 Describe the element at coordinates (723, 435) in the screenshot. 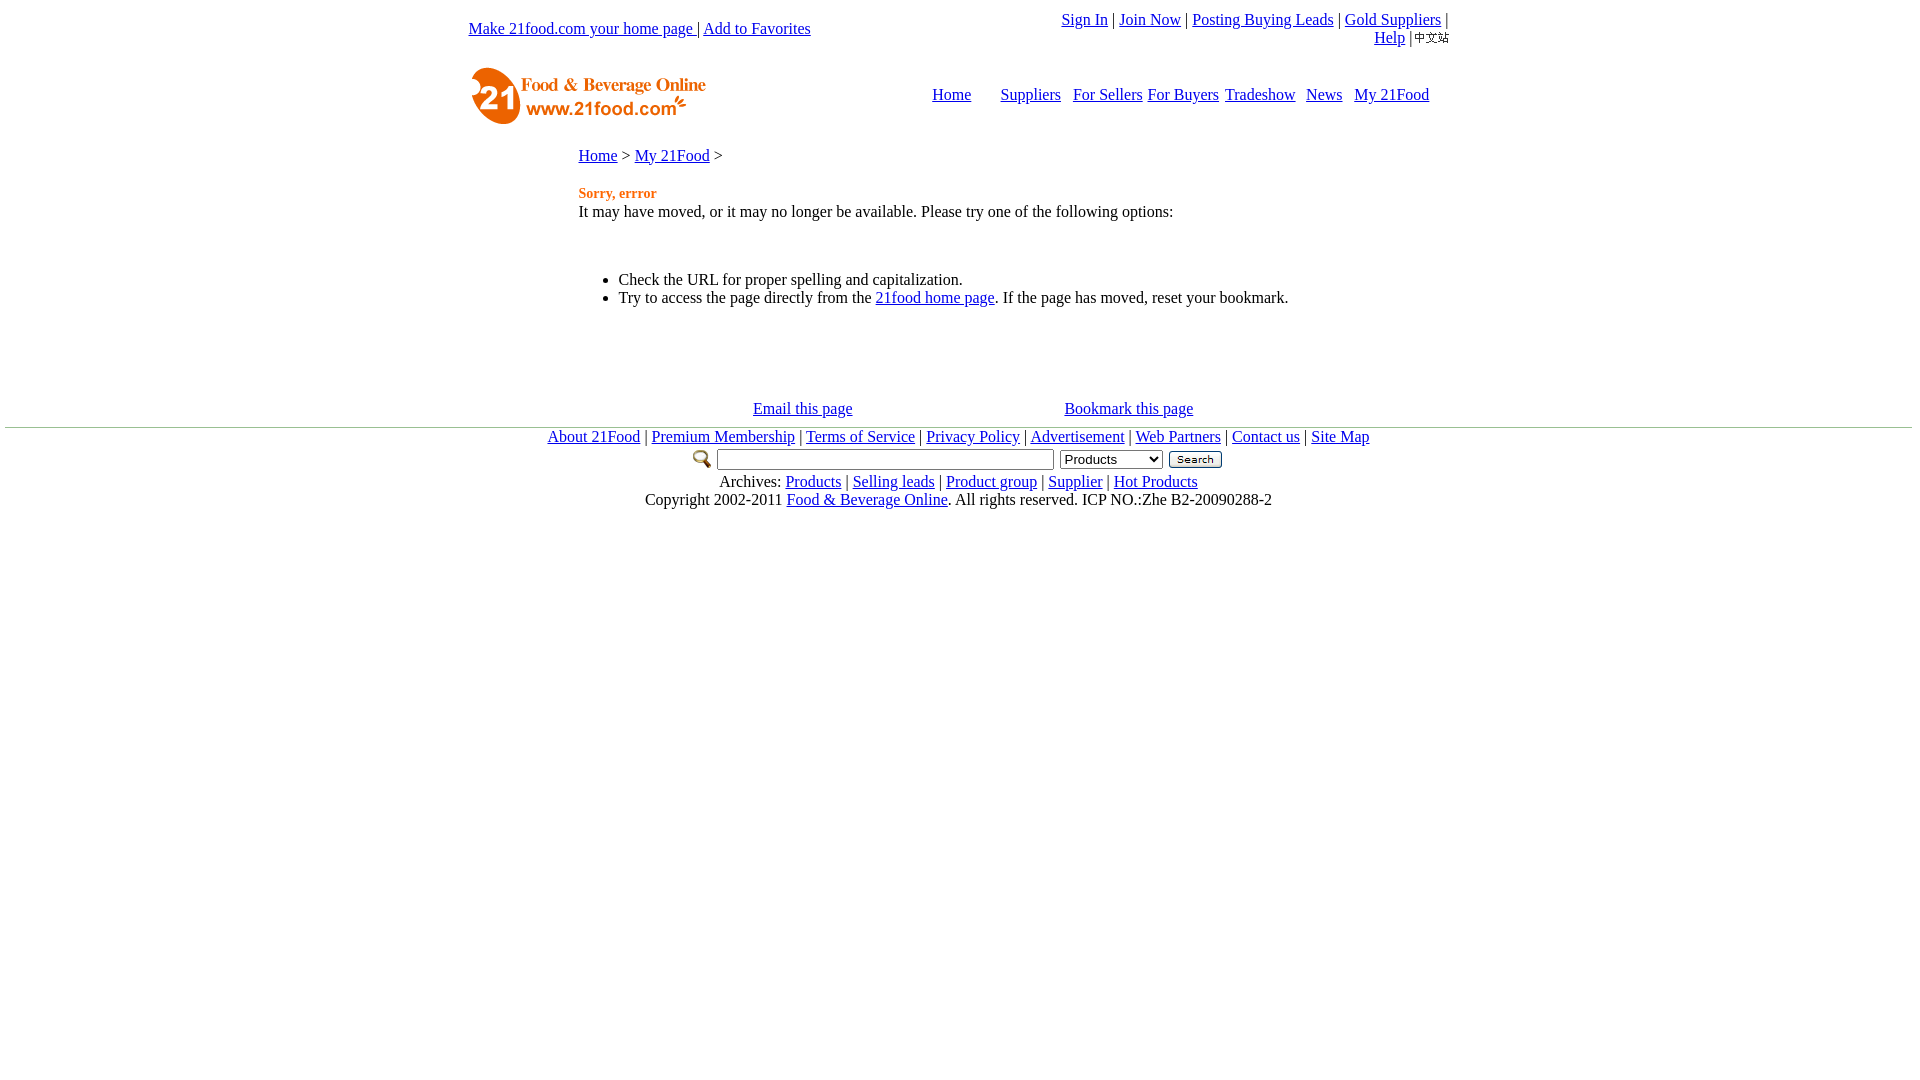

I see `'Premium Membership'` at that location.